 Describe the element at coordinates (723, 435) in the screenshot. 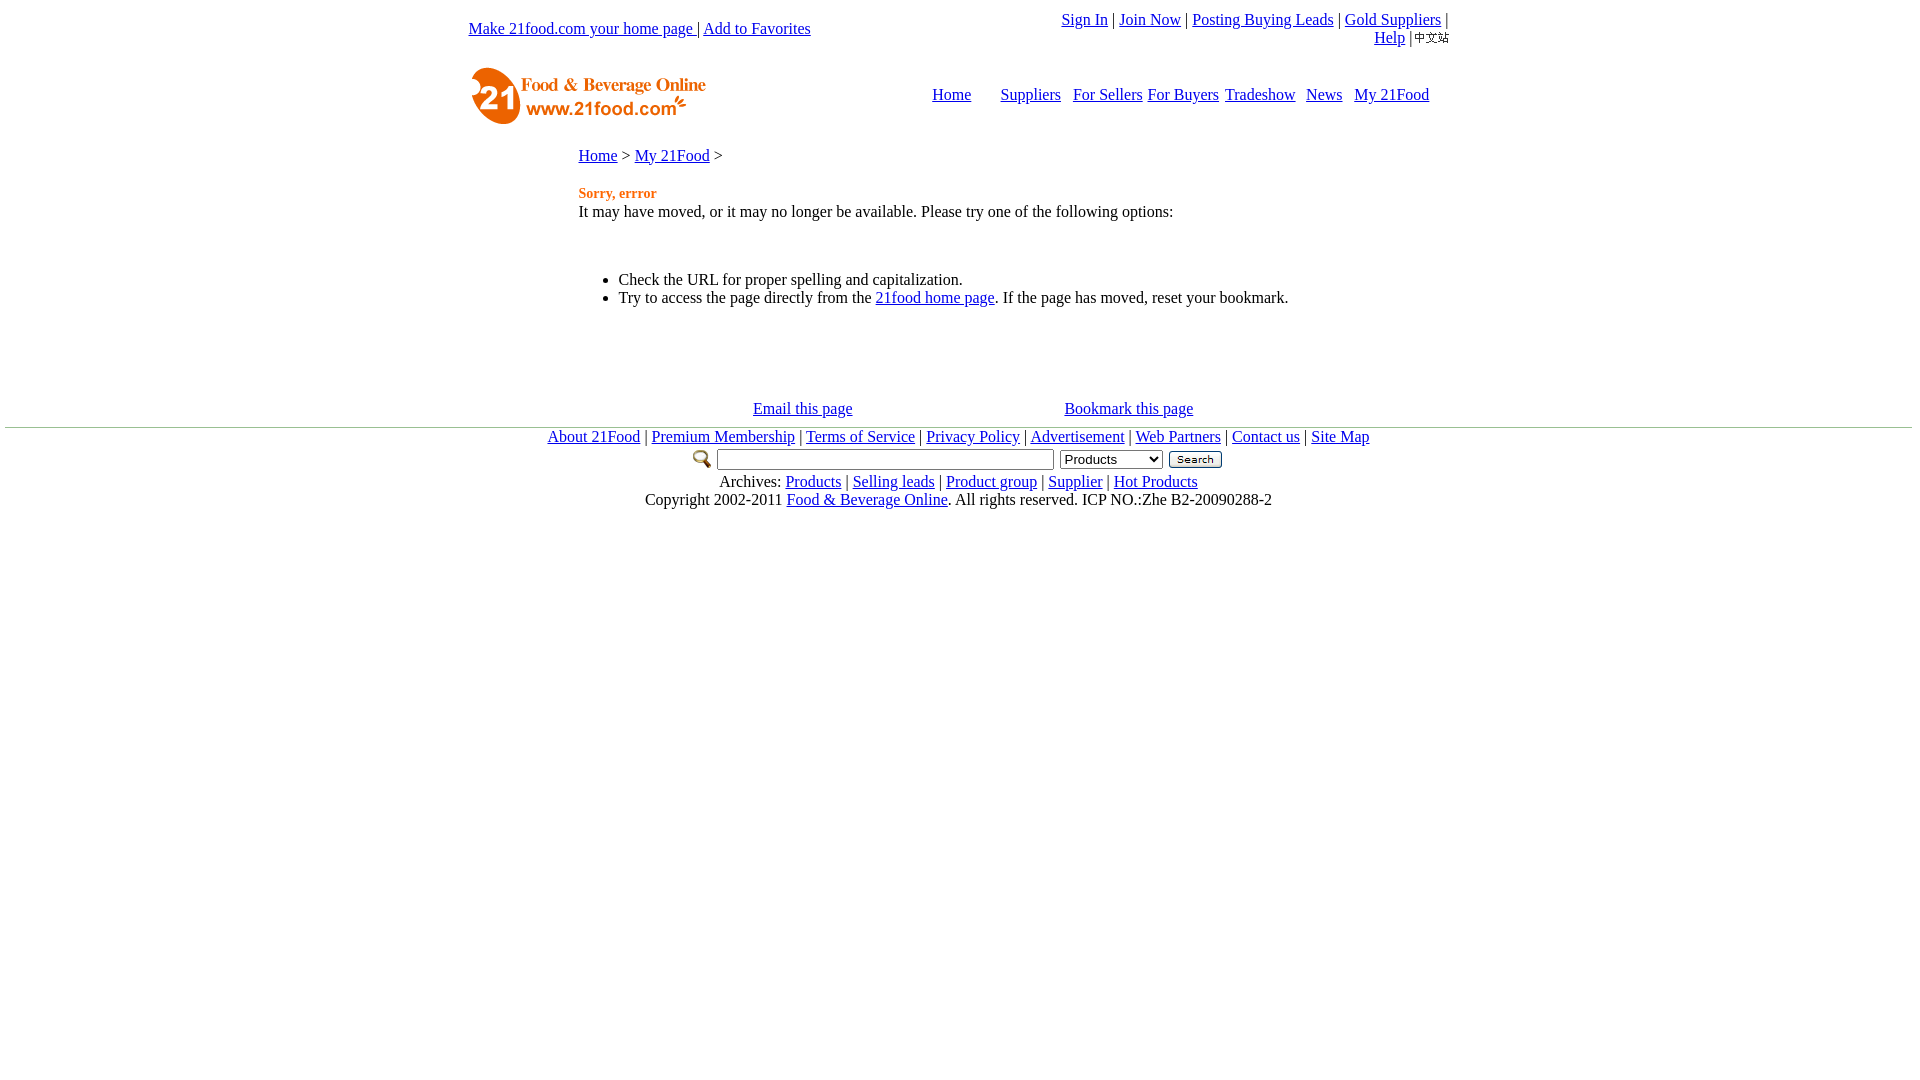

I see `'Premium Membership'` at that location.